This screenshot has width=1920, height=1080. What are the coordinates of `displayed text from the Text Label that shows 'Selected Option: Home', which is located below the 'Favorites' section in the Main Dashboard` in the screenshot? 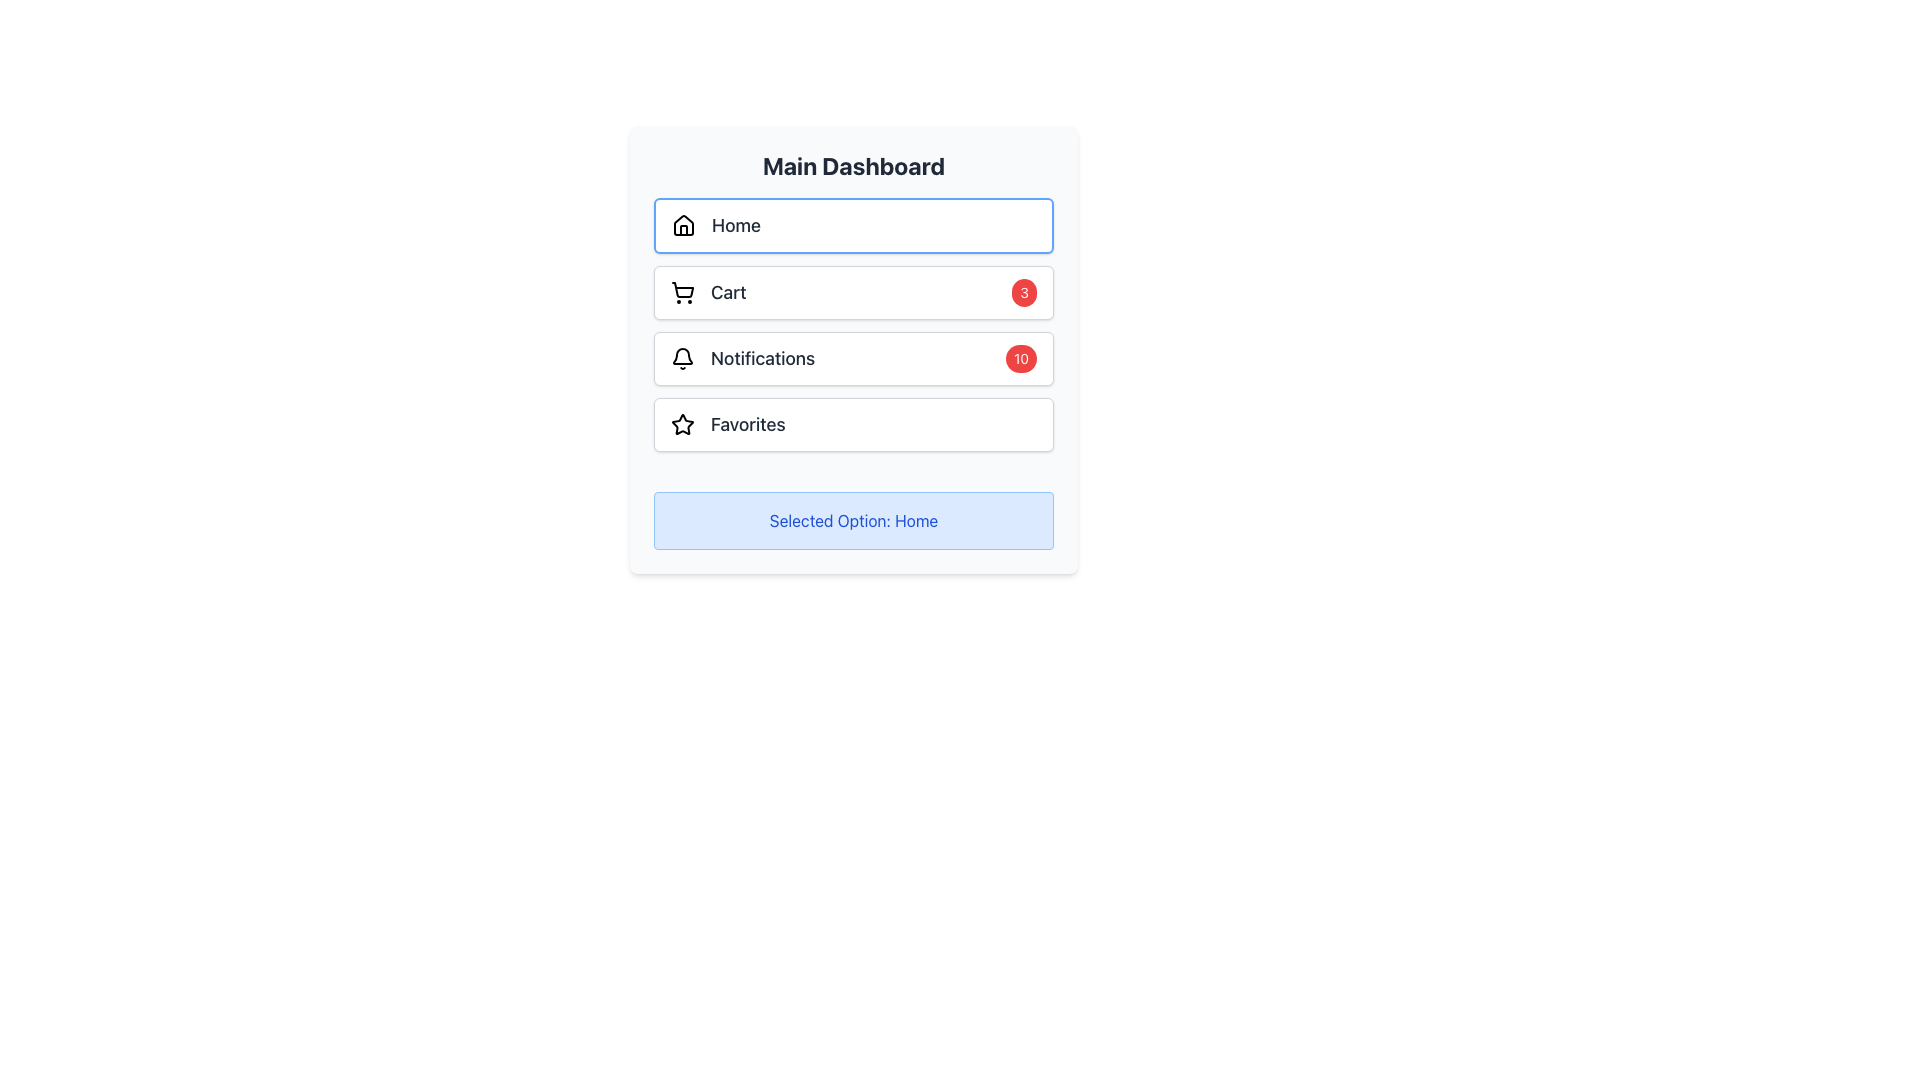 It's located at (854, 519).